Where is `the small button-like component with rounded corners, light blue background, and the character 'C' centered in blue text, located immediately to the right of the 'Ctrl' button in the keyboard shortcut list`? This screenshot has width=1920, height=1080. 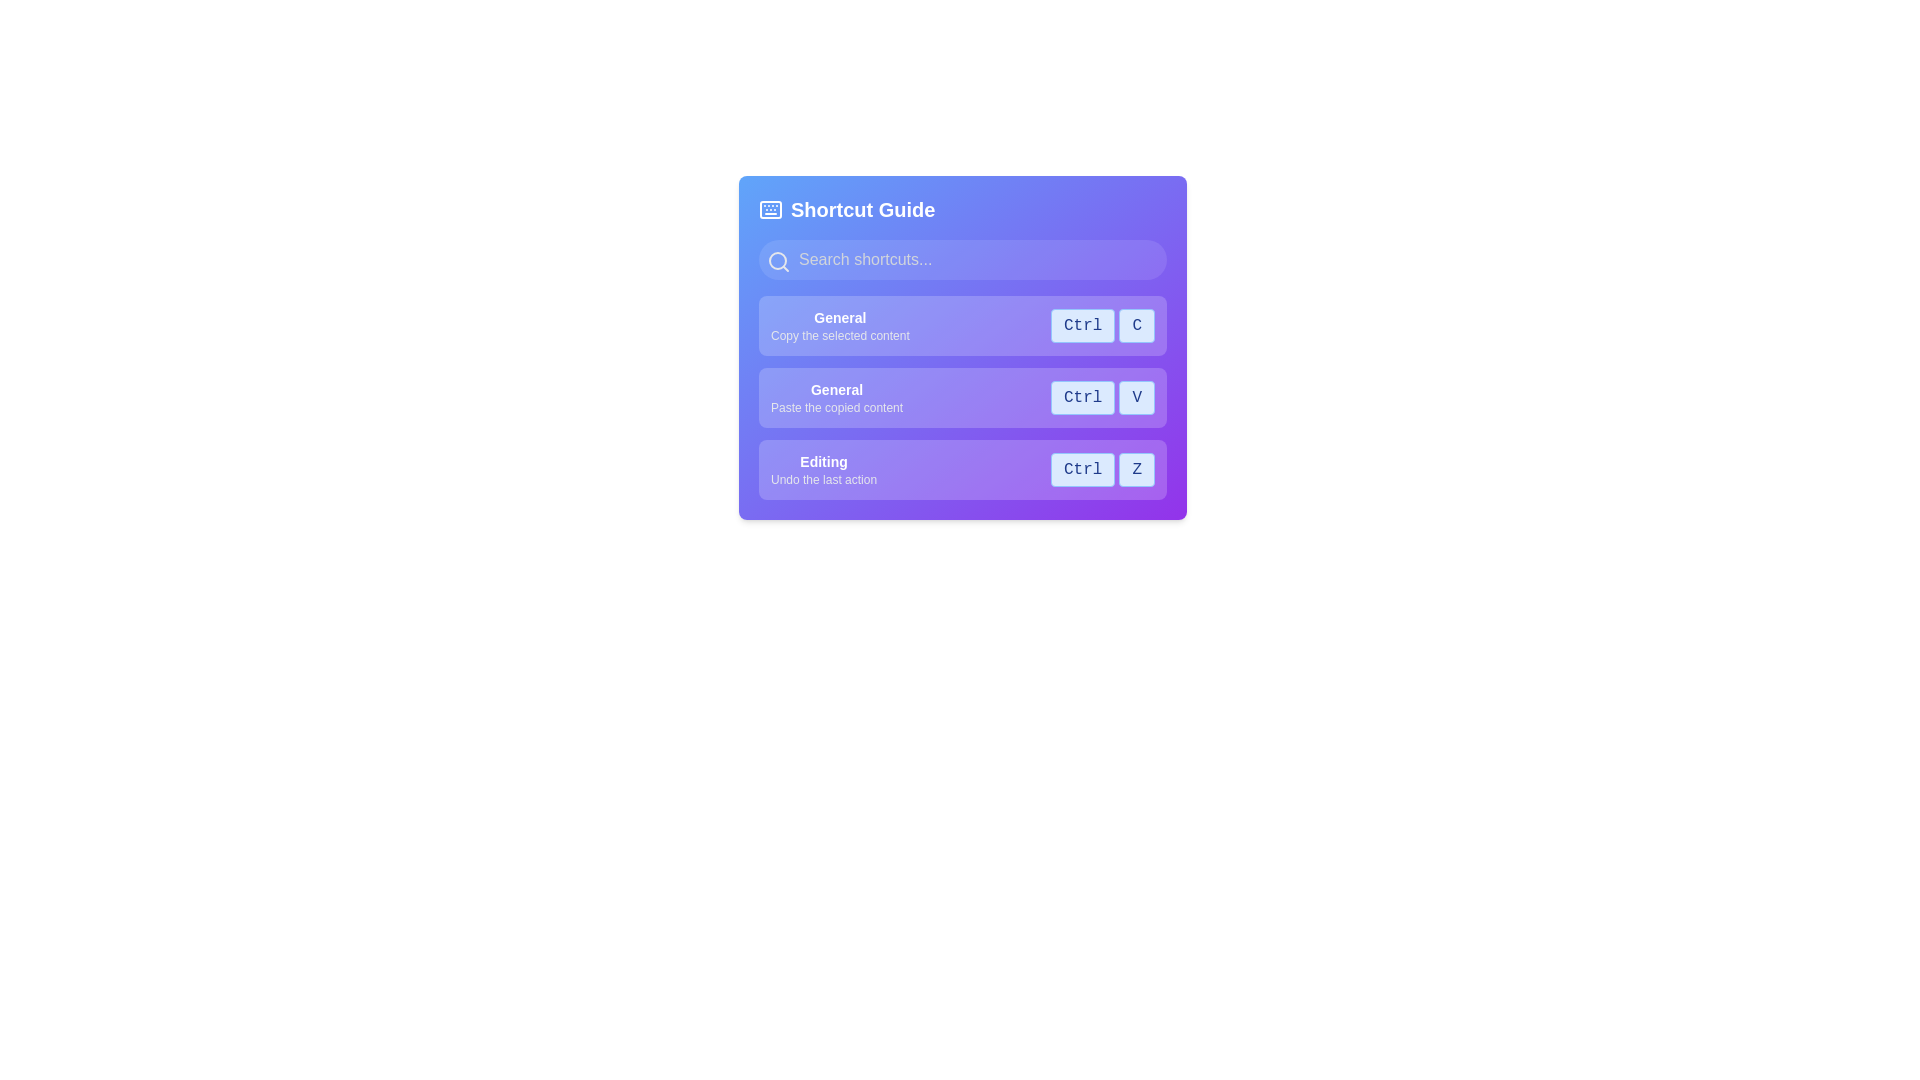 the small button-like component with rounded corners, light blue background, and the character 'C' centered in blue text, located immediately to the right of the 'Ctrl' button in the keyboard shortcut list is located at coordinates (1137, 325).